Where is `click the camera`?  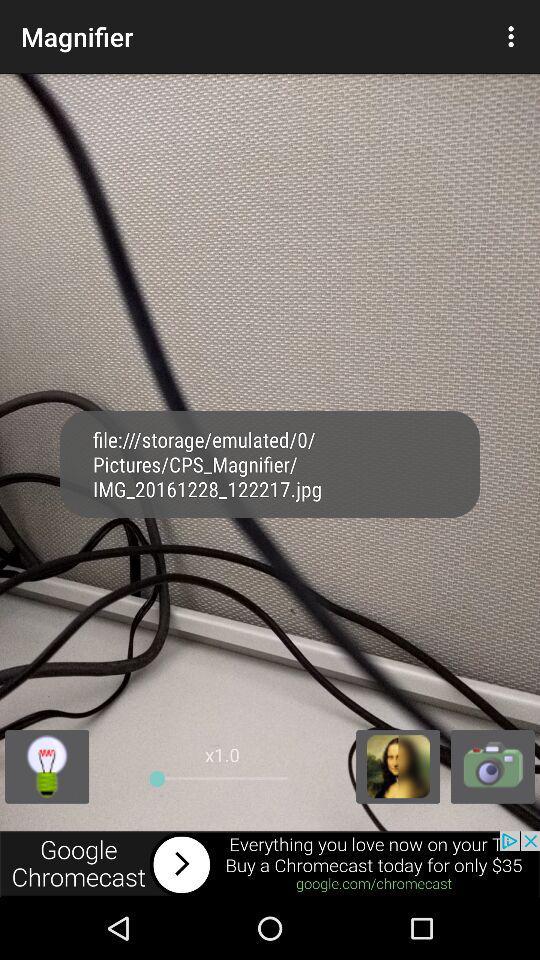
click the camera is located at coordinates (491, 765).